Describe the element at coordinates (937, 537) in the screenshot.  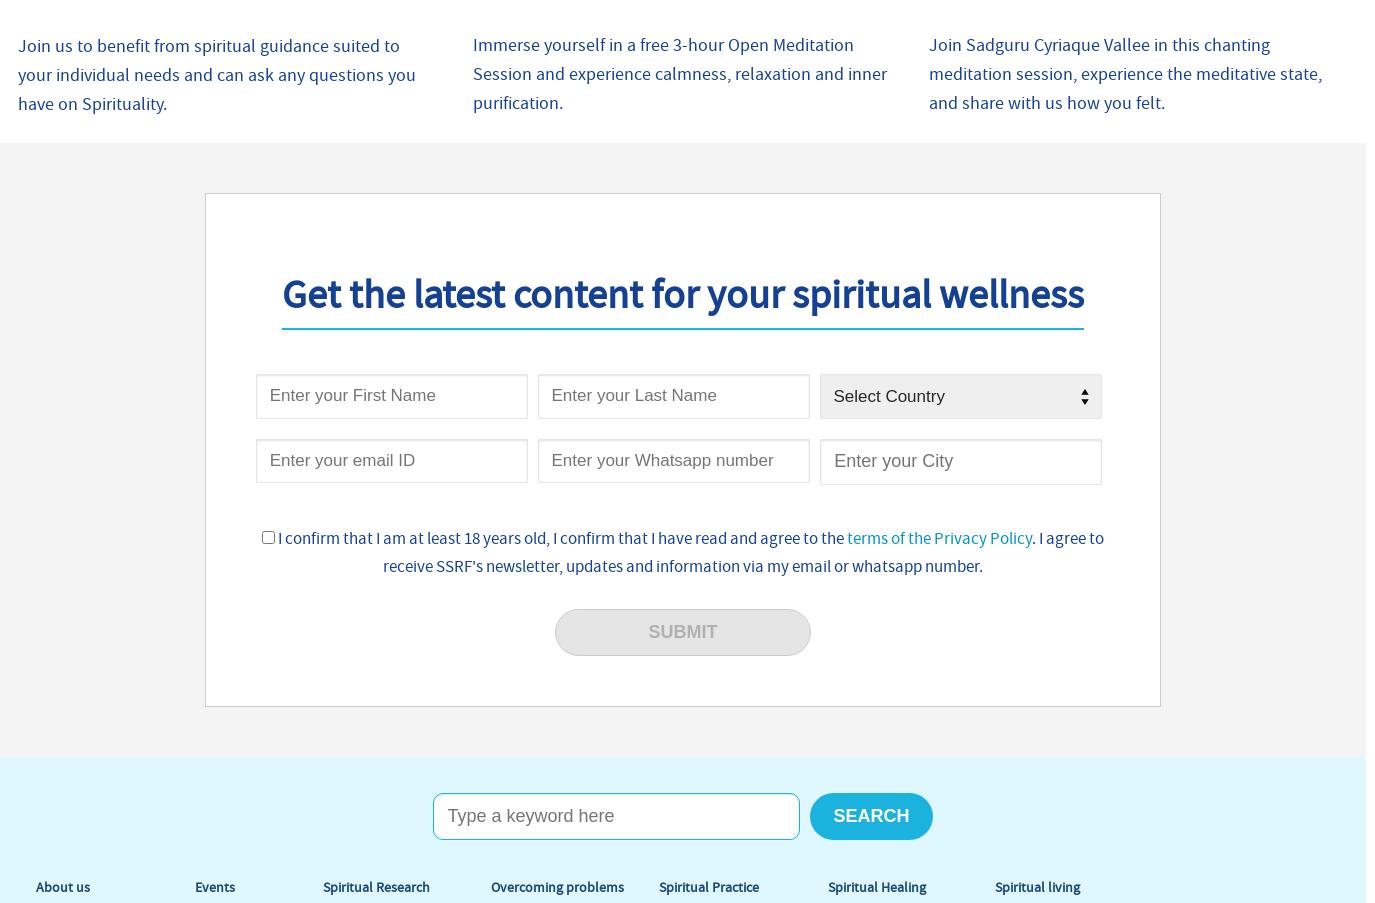
I see `'terms of the Privacy Policy'` at that location.